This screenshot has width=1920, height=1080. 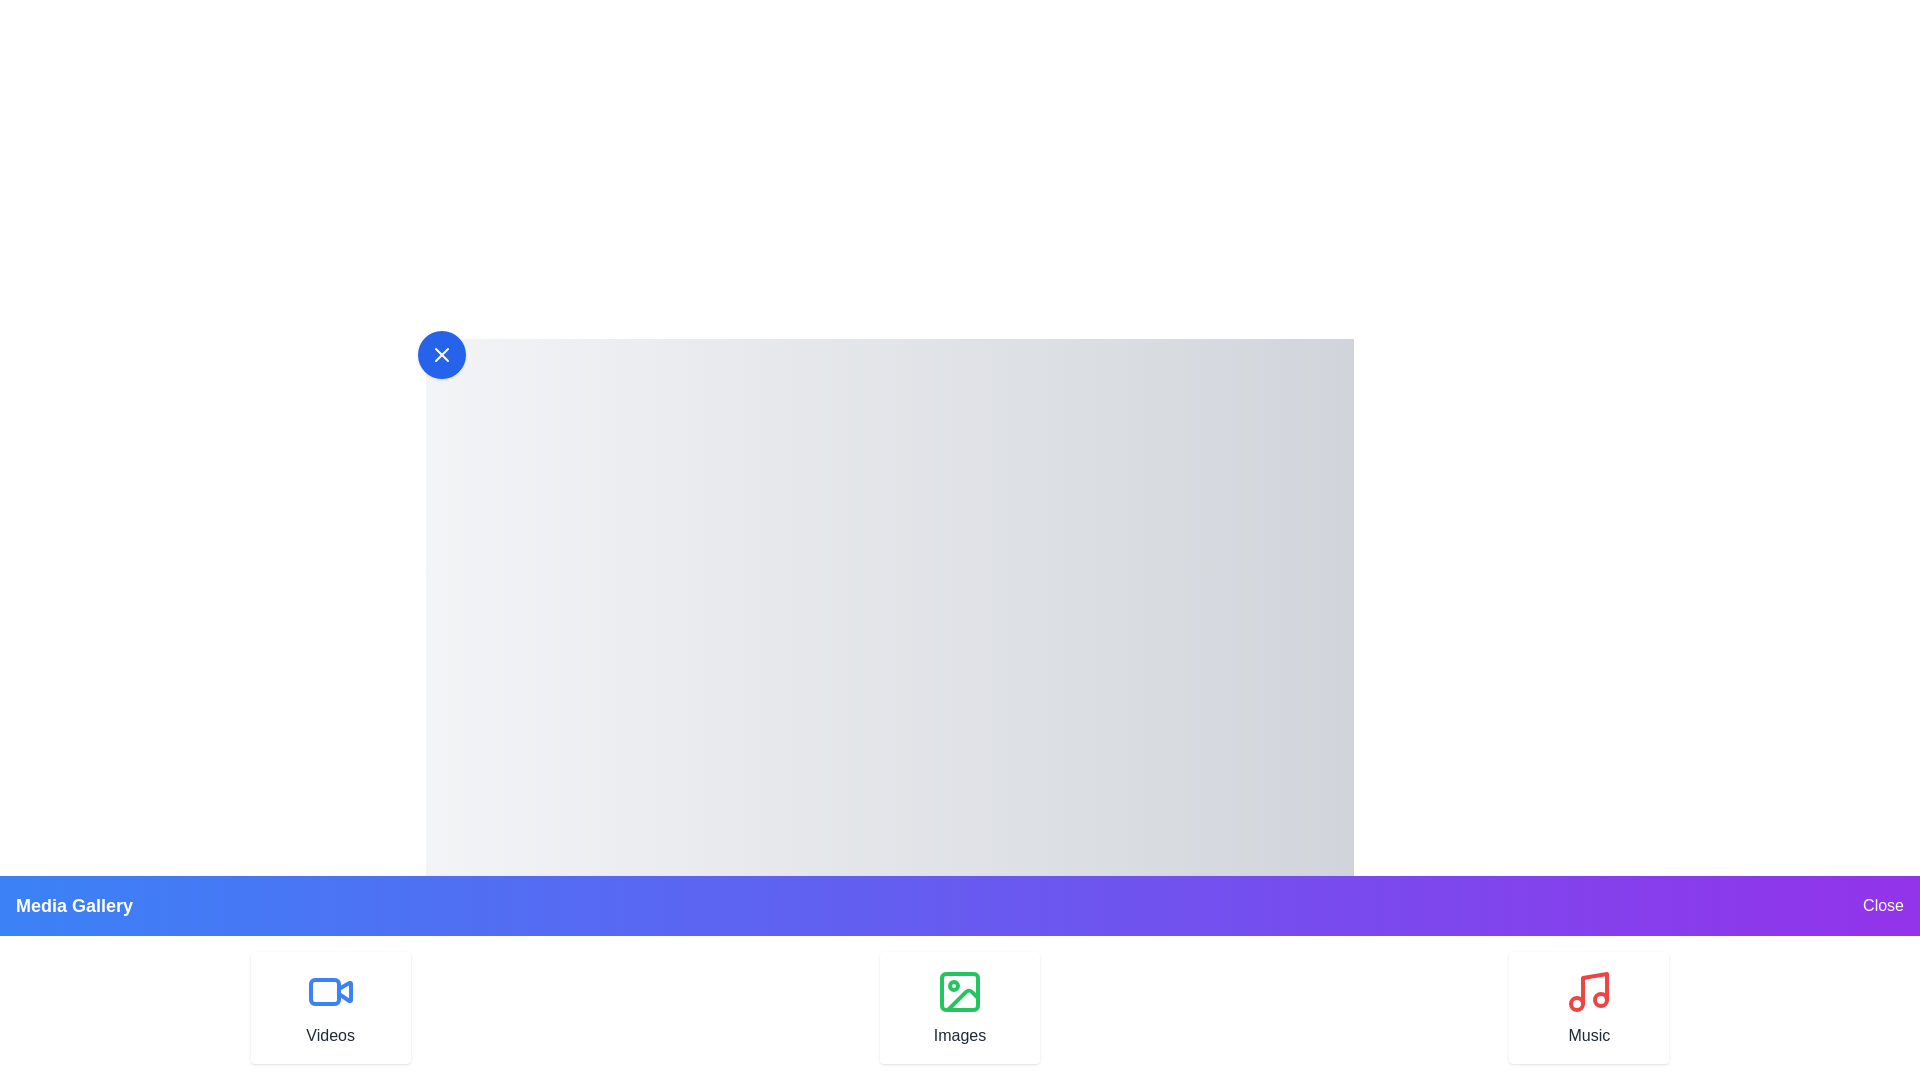 I want to click on the Music option in the multimedia drawer, so click(x=1588, y=1007).